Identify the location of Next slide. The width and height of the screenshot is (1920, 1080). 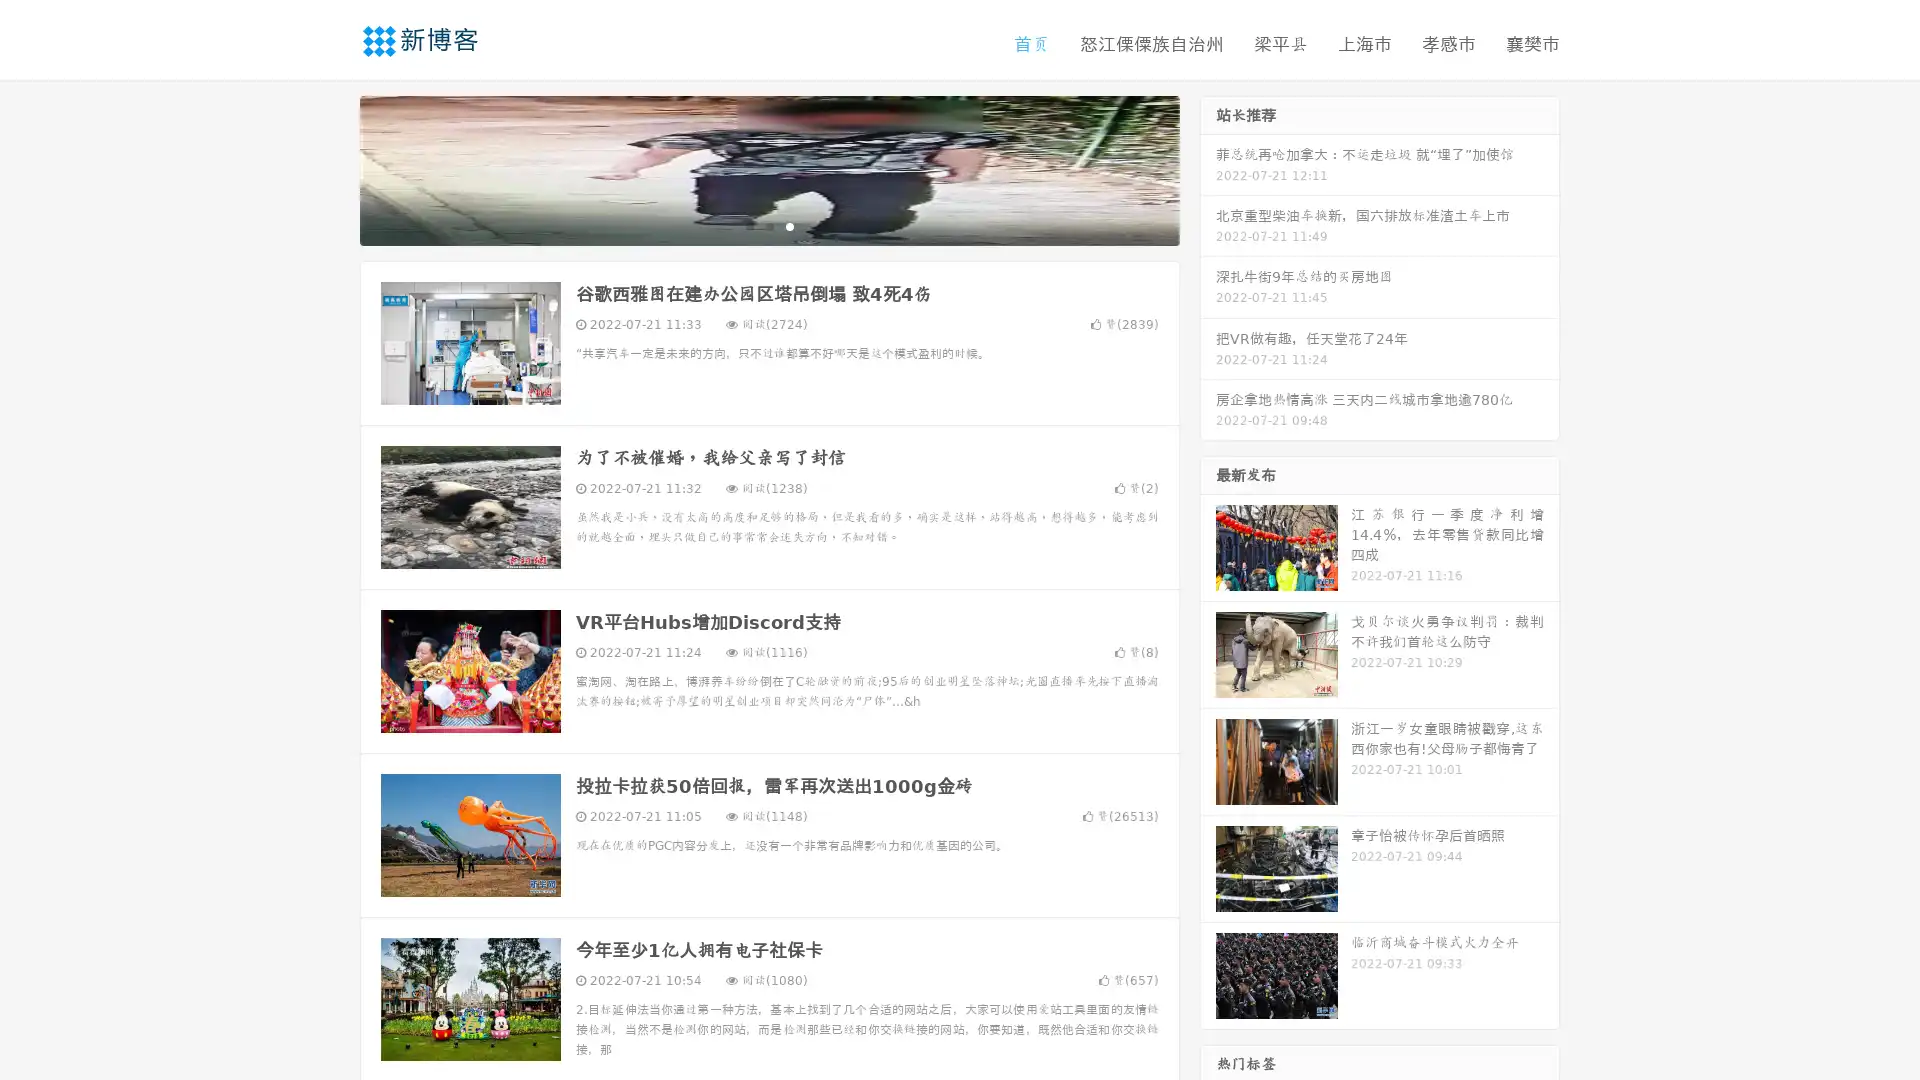
(1208, 168).